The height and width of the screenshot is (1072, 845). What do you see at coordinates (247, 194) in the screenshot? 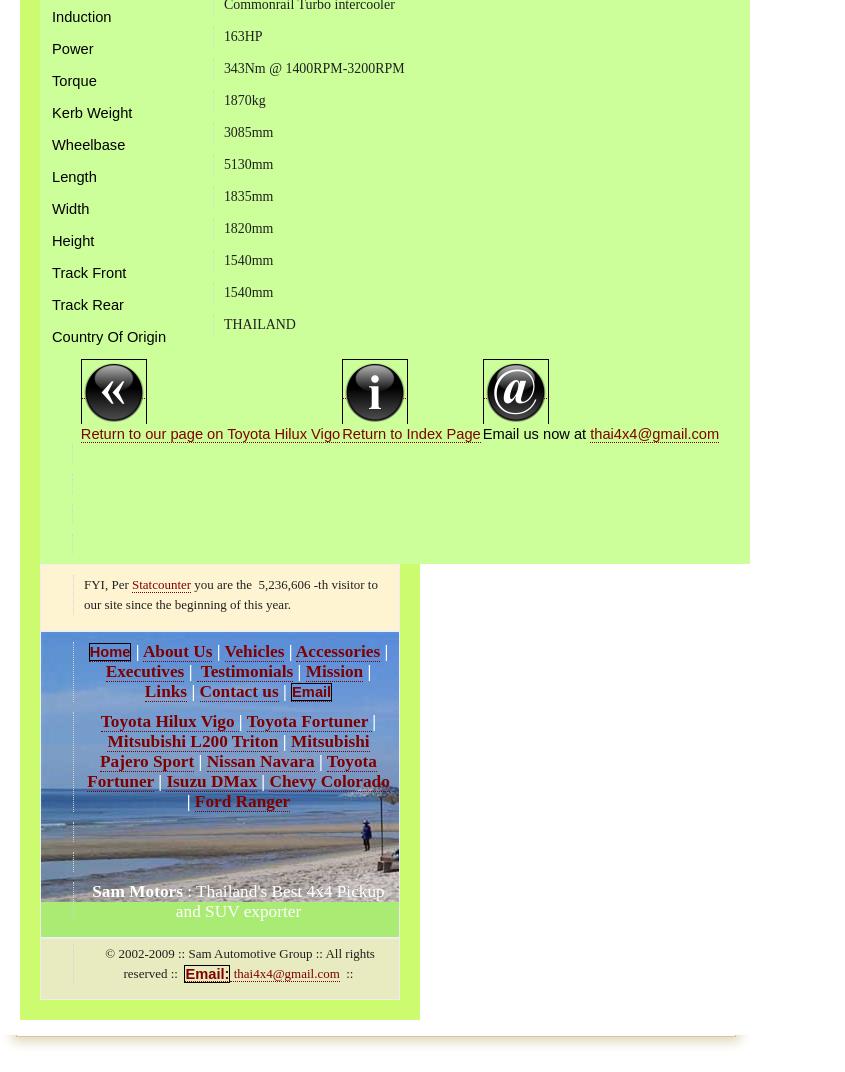
I see `'1835mm'` at bounding box center [247, 194].